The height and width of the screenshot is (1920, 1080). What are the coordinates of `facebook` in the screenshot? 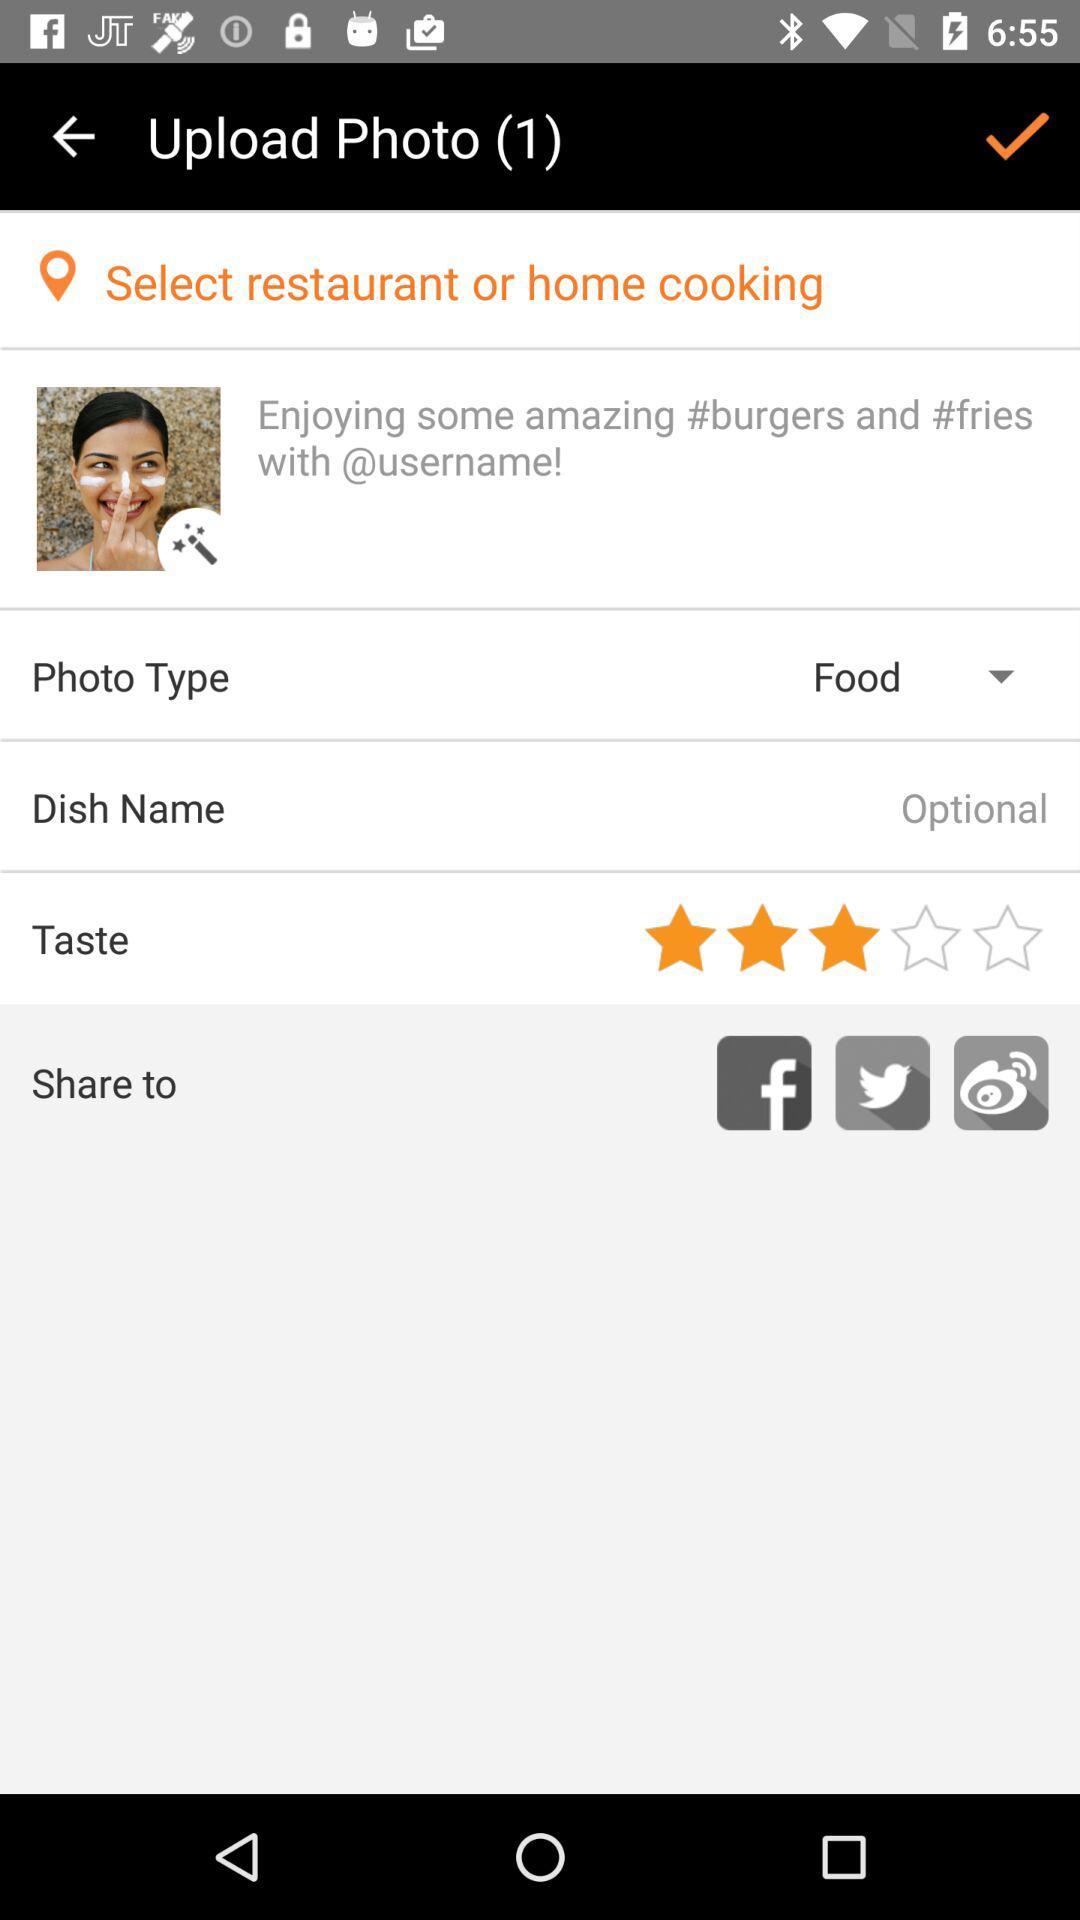 It's located at (764, 1082).